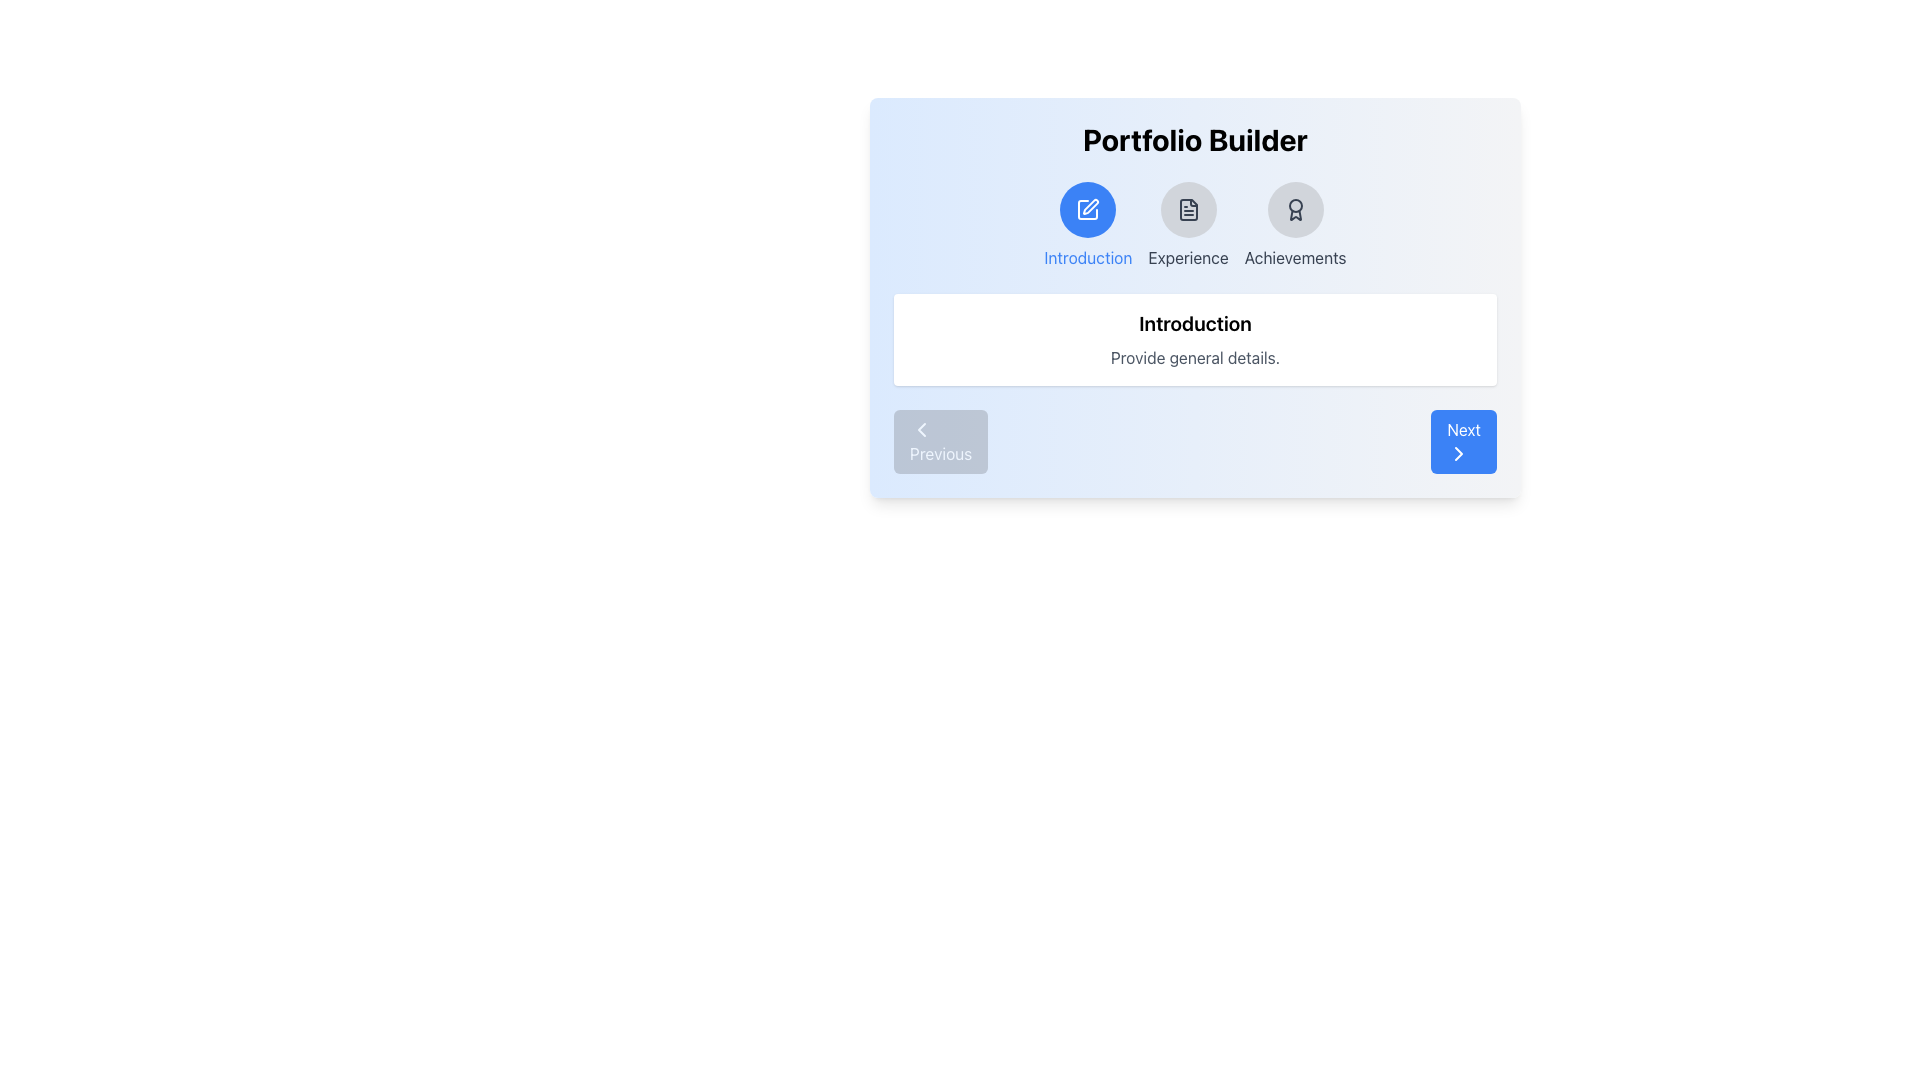 This screenshot has height=1080, width=1920. Describe the element at coordinates (1087, 225) in the screenshot. I see `the Icon-based Navigation Button for the 'Introduction' section located at the top-center of the portfolio builder interface to focus on that section` at that location.